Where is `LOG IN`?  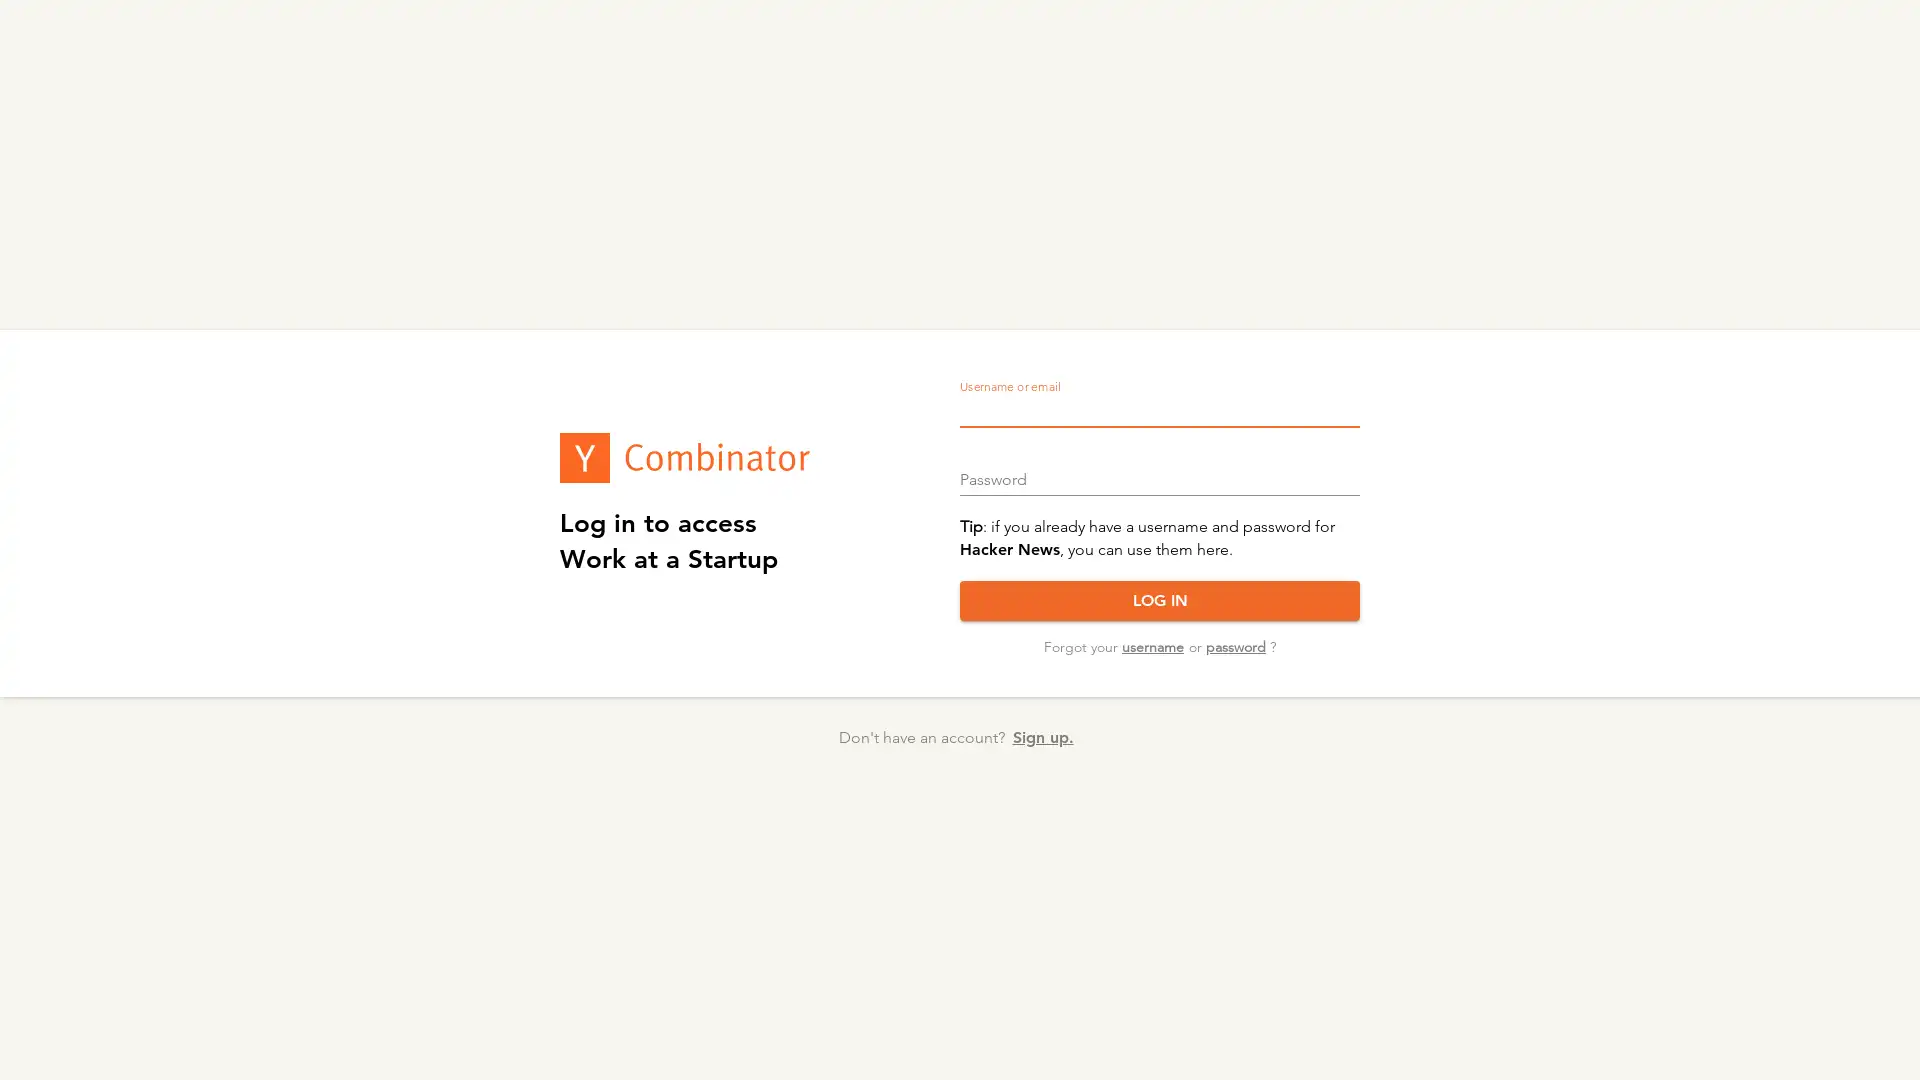 LOG IN is located at coordinates (1160, 600).